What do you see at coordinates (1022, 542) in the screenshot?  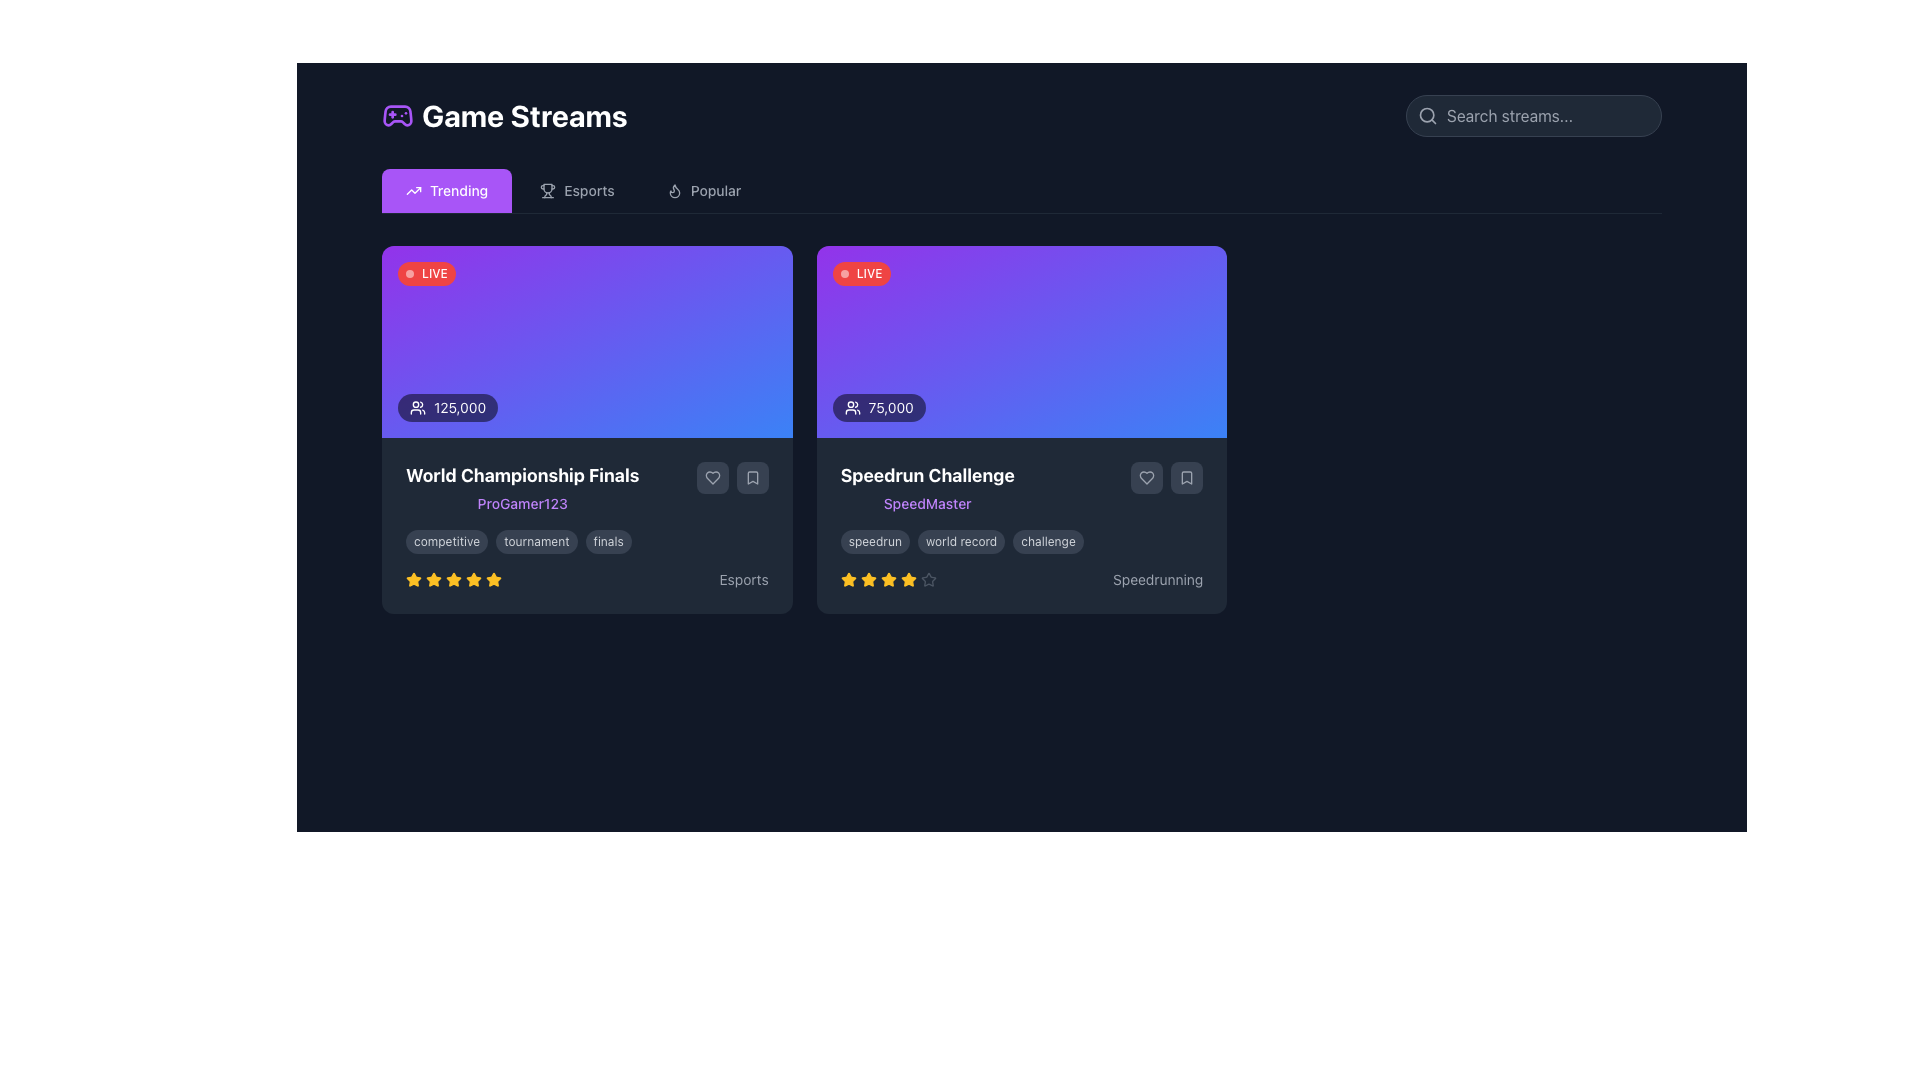 I see `the text in the Tag group located at the bottom-middle part of the 'Speedrun Challenge' card by 'SpeedMaster', positioned just above the rating stars and below the description section` at bounding box center [1022, 542].